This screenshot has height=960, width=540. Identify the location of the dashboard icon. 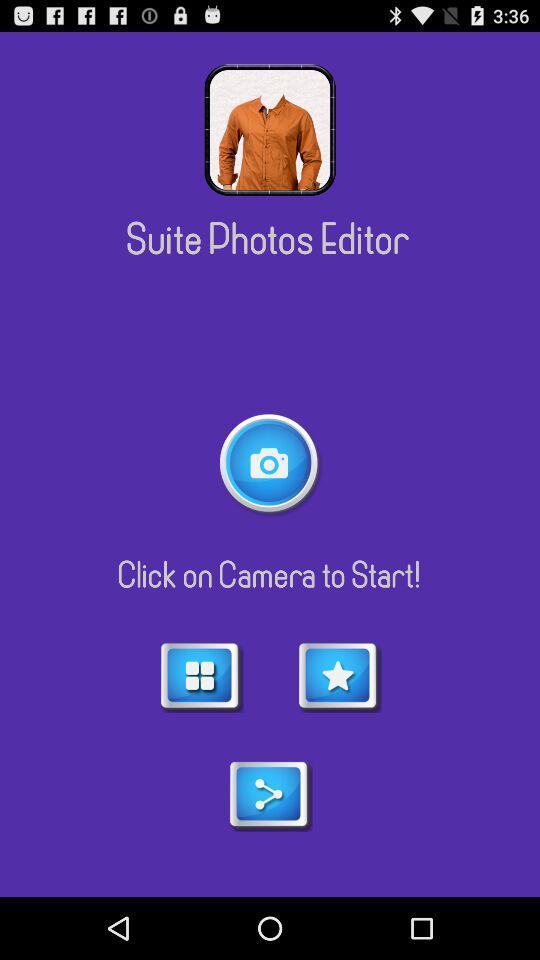
(200, 723).